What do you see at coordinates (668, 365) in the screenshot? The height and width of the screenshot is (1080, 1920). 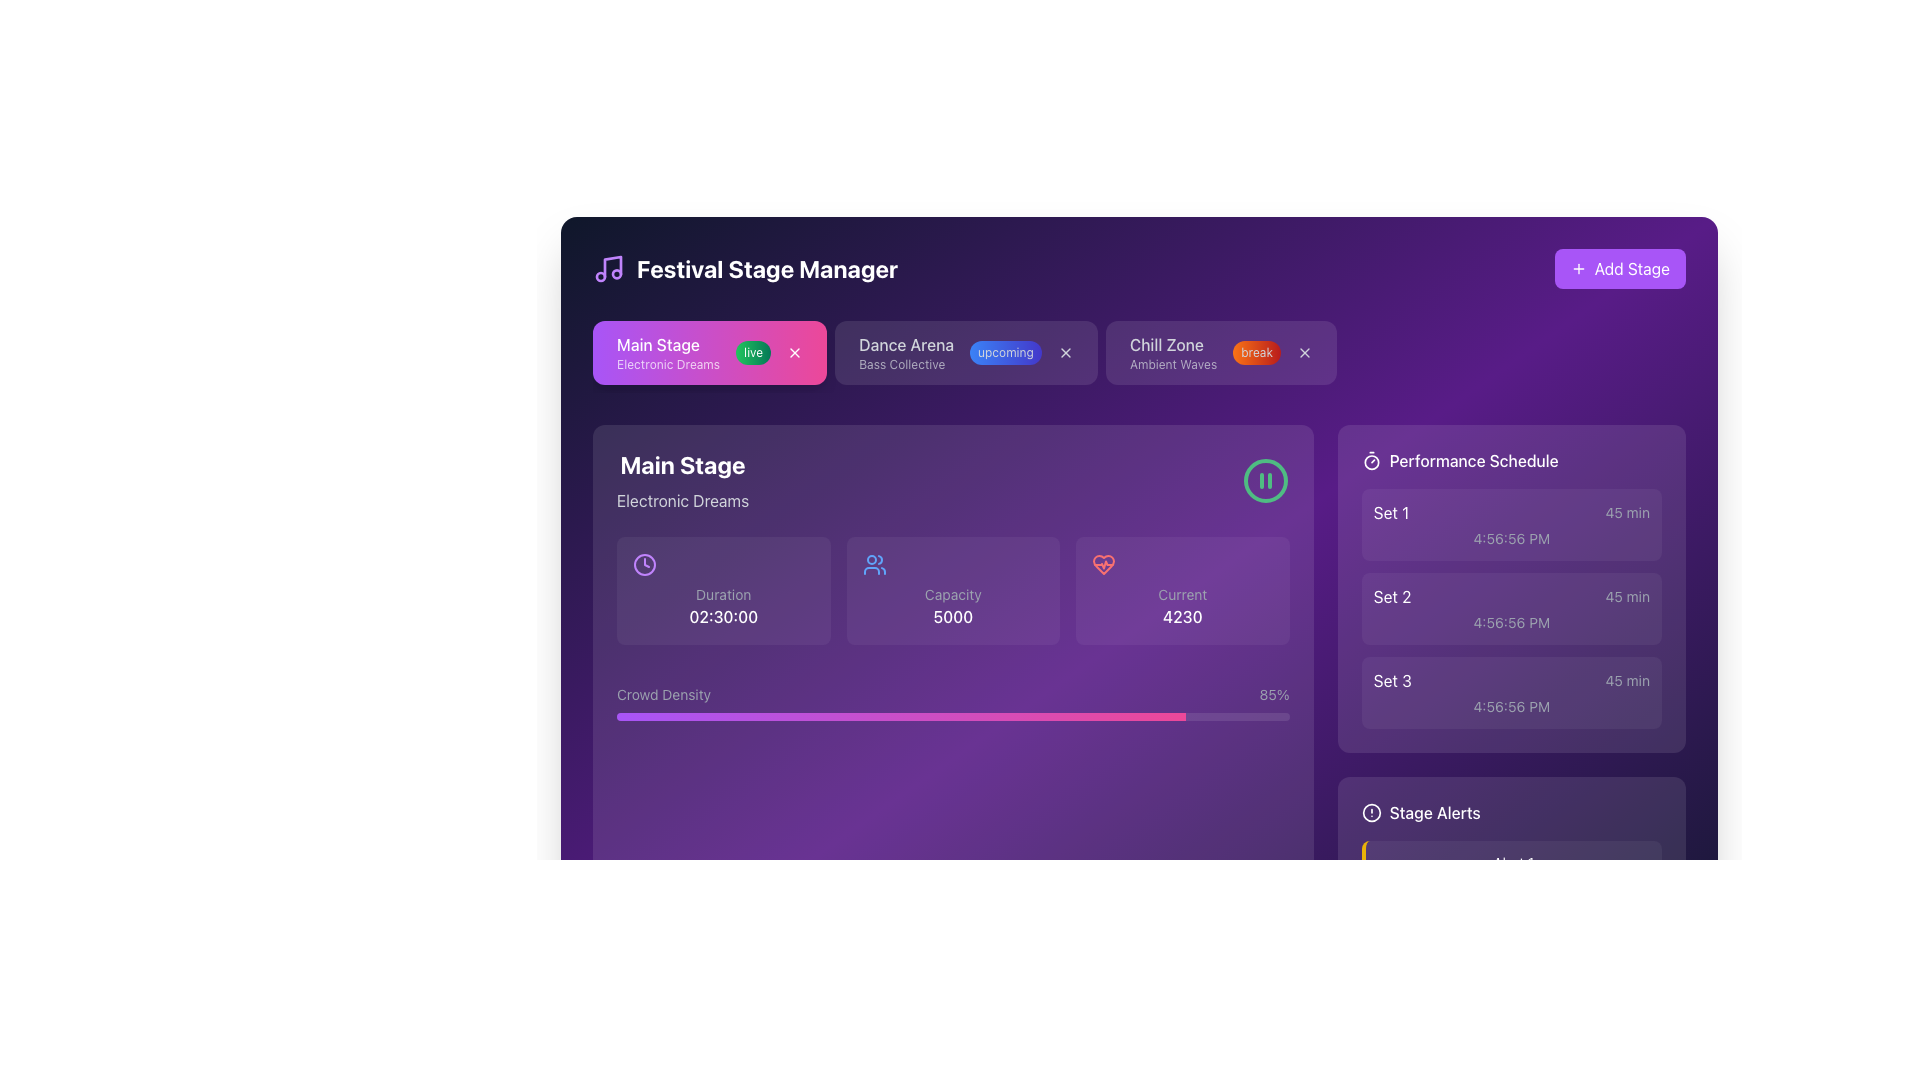 I see `the text label that provides additional details about 'Main Stage', located directly under the main text in the pink tab at the top-left corner of the interface` at bounding box center [668, 365].